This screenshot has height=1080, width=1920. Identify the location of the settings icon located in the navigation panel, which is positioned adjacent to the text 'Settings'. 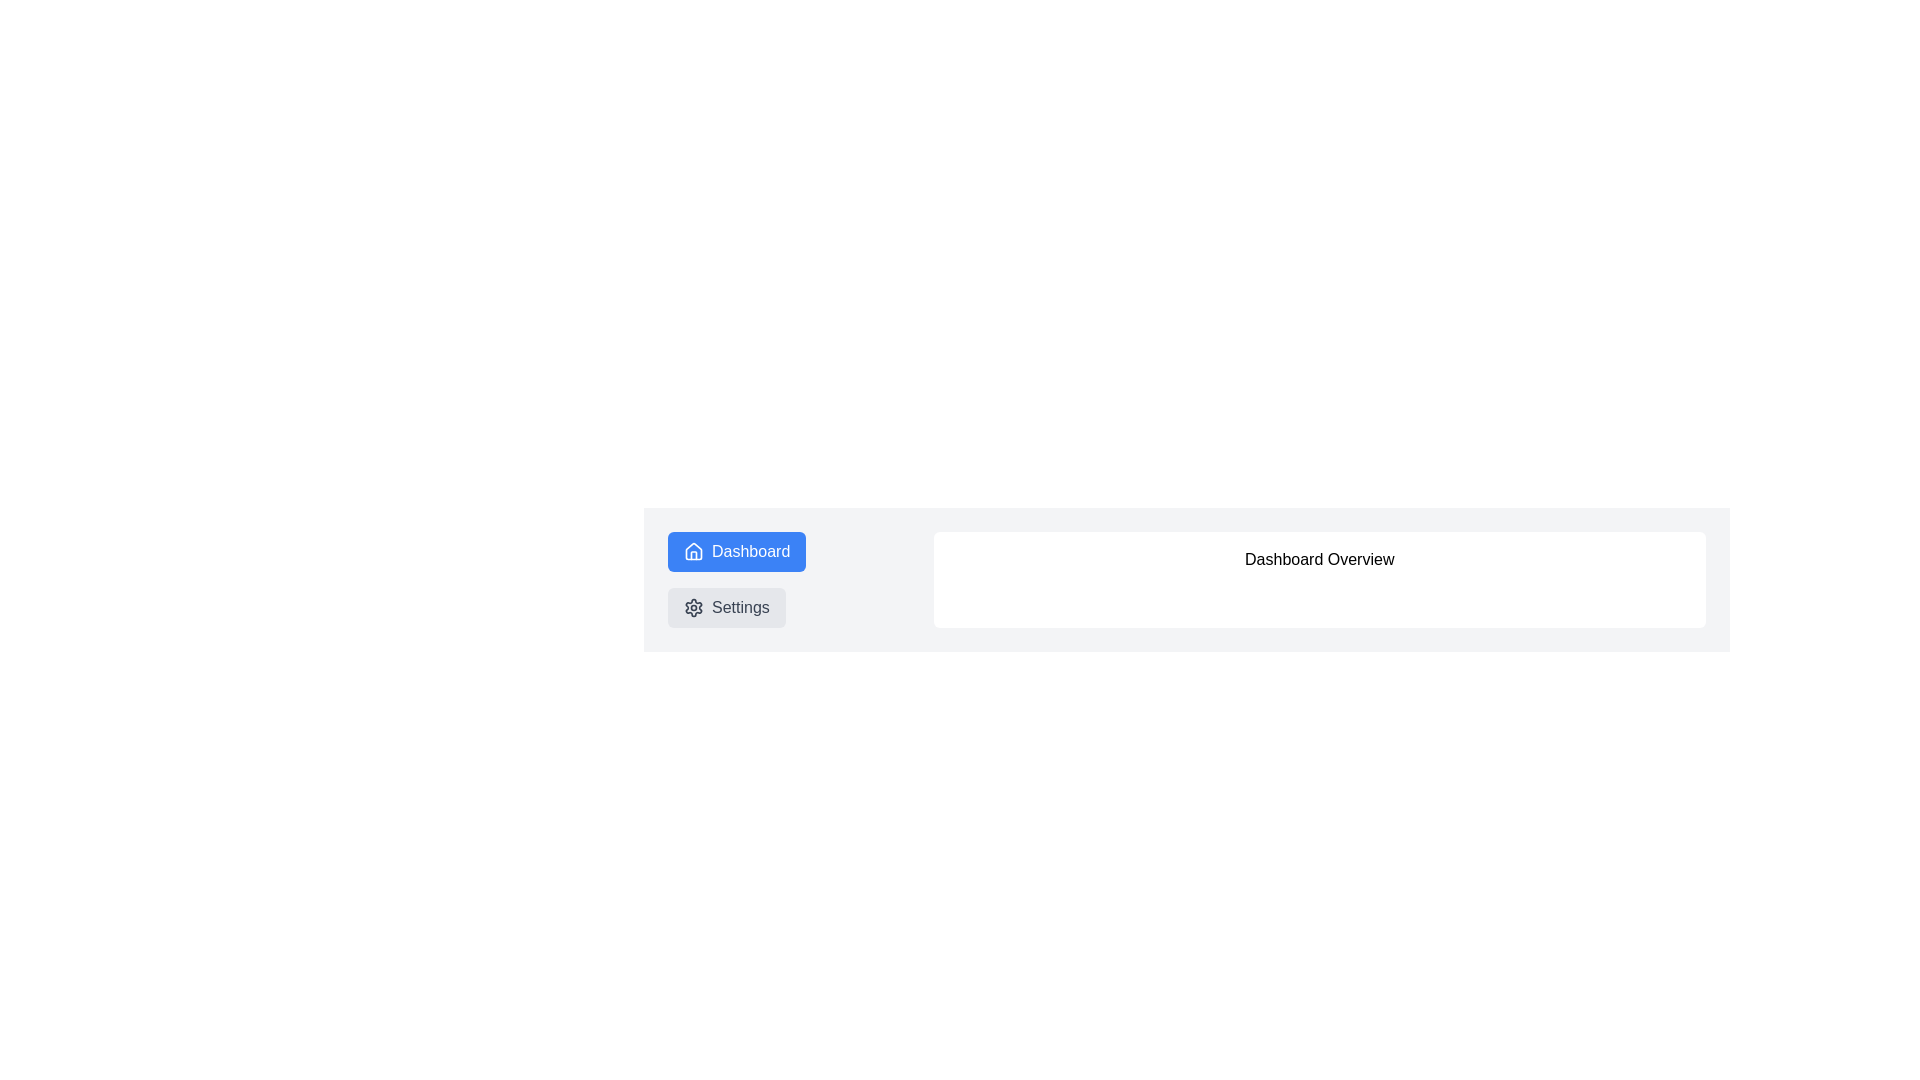
(694, 607).